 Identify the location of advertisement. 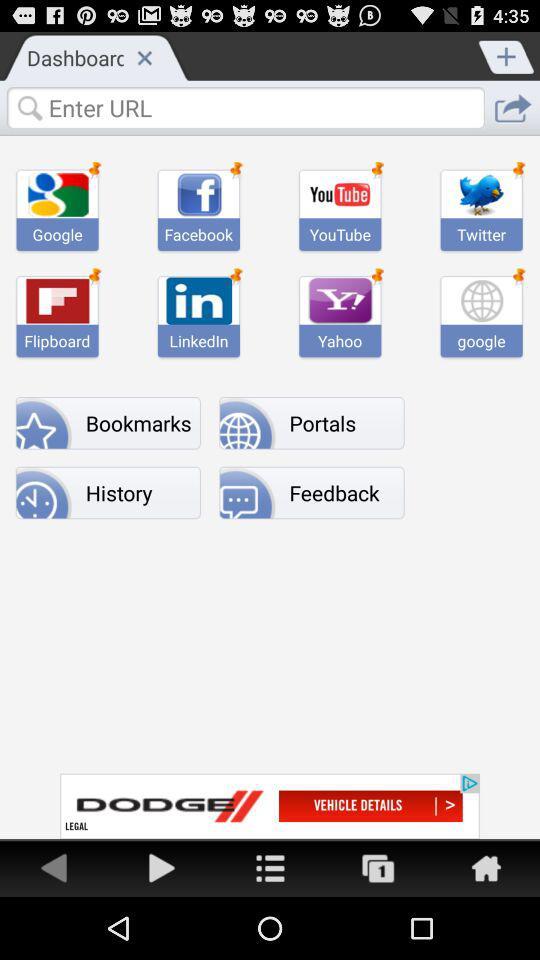
(161, 866).